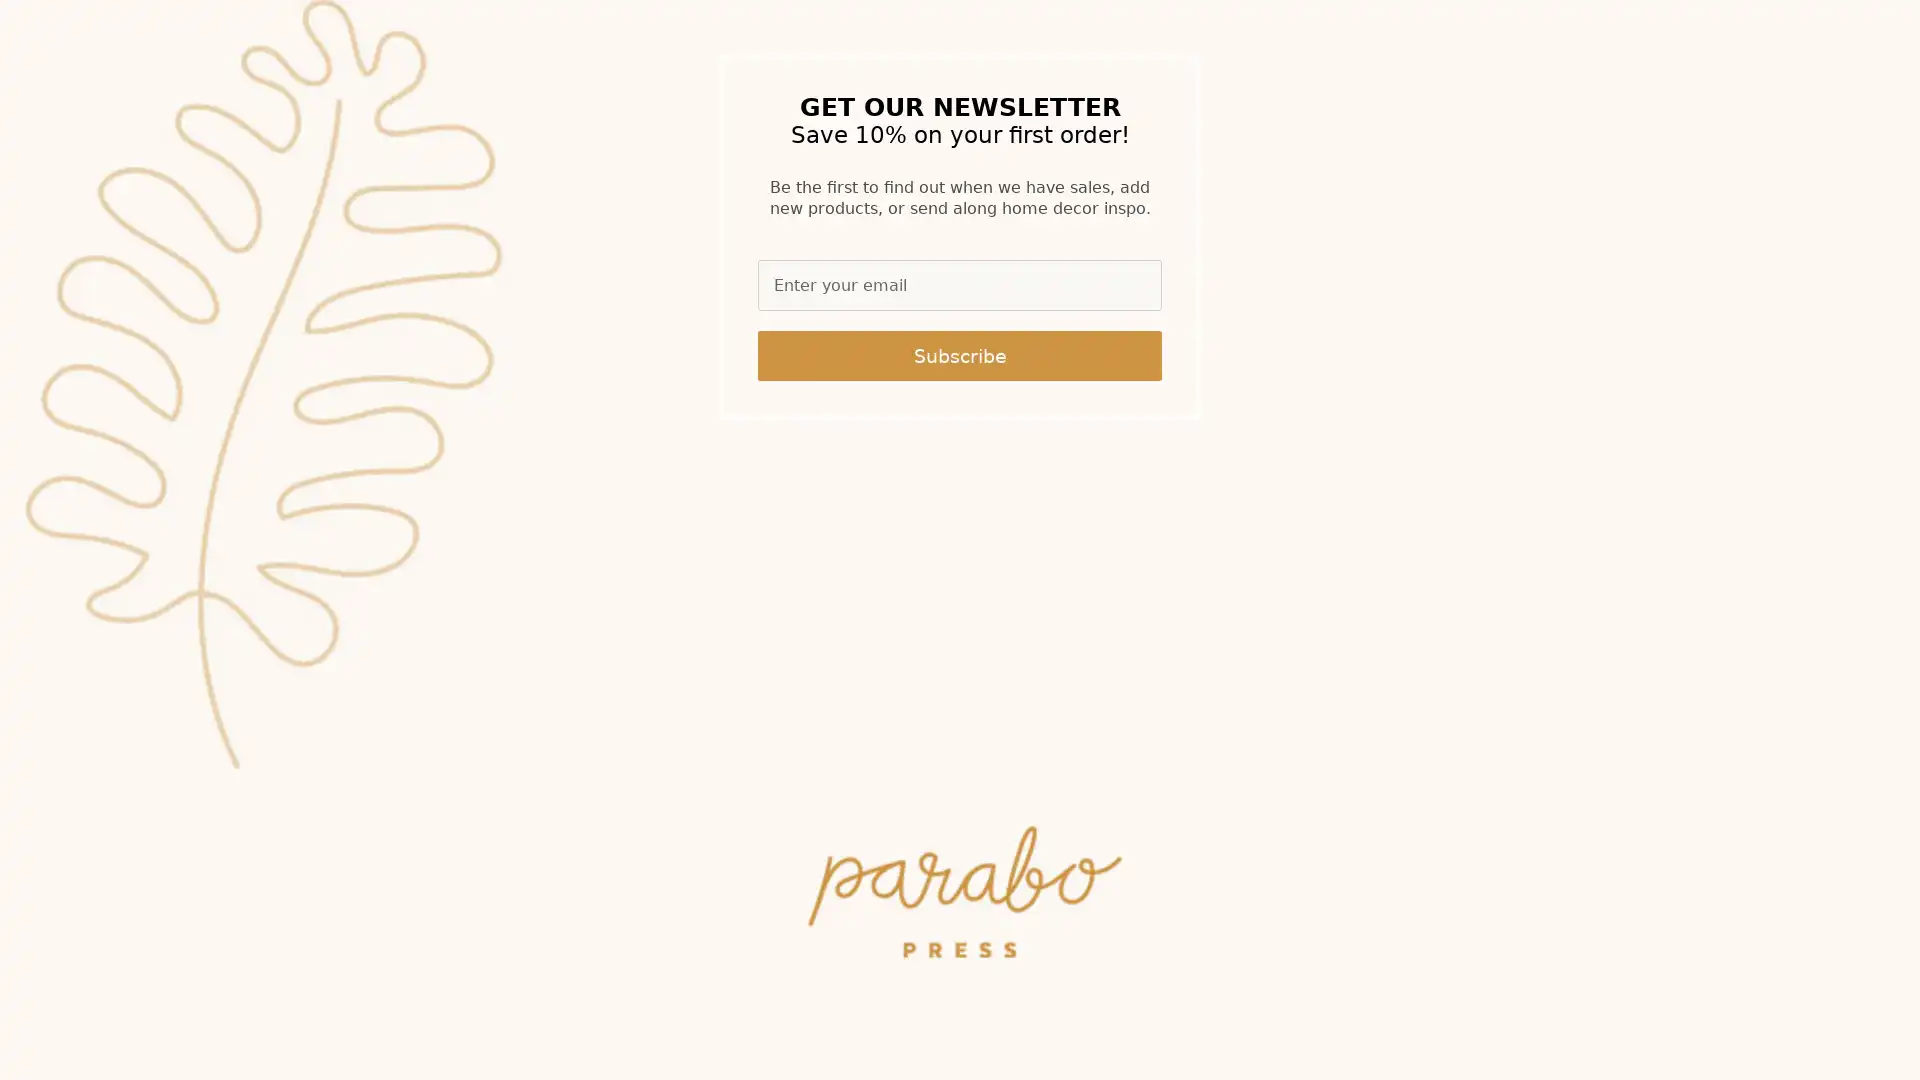  What do you see at coordinates (960, 354) in the screenshot?
I see `Subscribe` at bounding box center [960, 354].